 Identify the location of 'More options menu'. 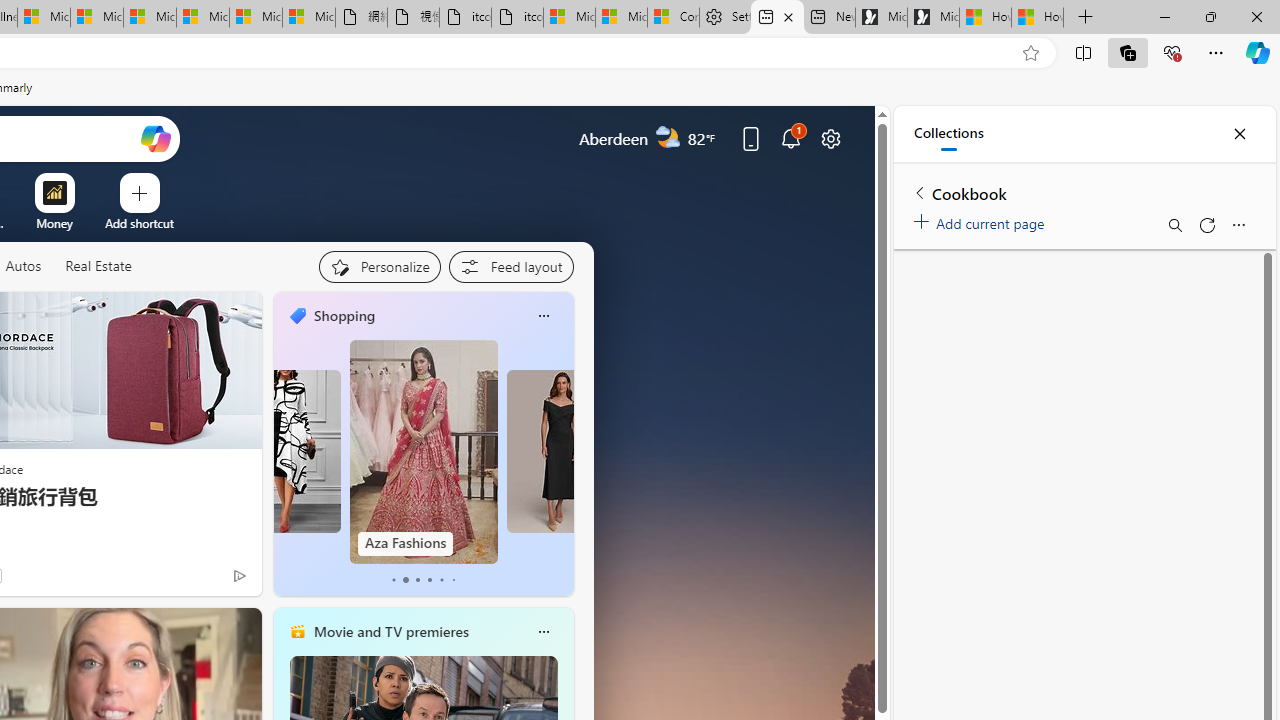
(1237, 225).